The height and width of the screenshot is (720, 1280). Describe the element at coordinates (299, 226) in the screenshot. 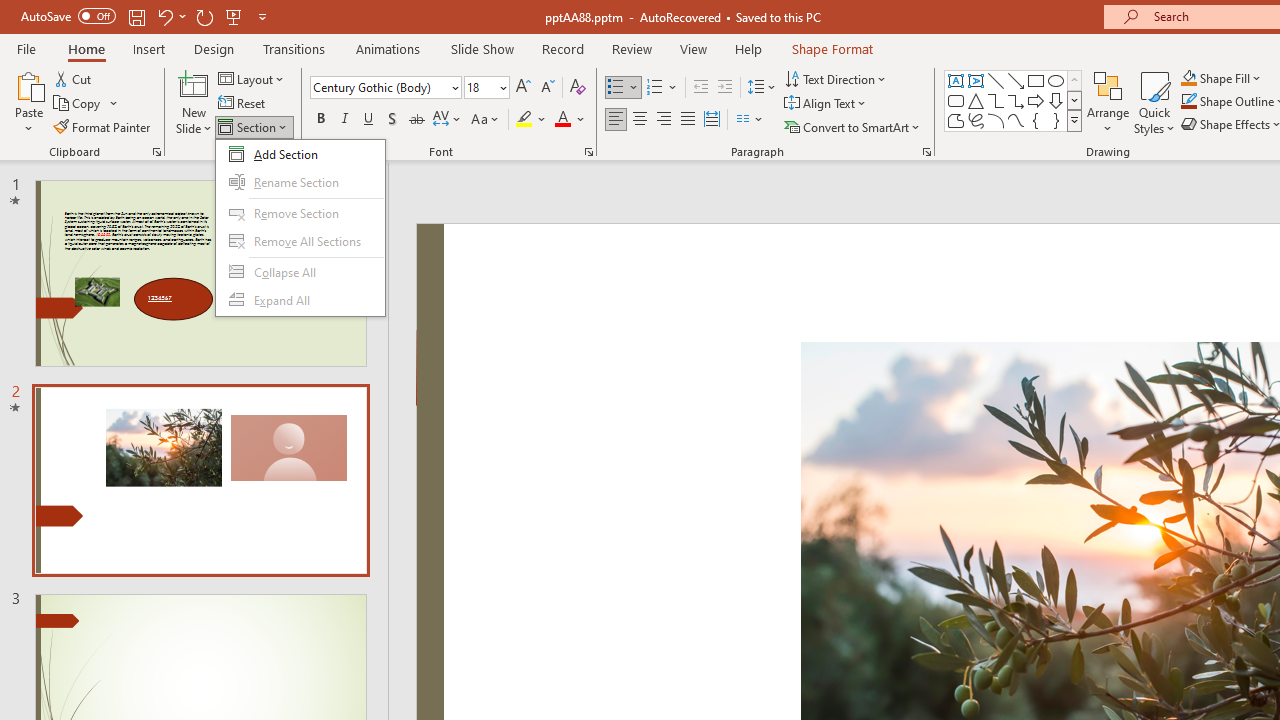

I see `'&Section'` at that location.